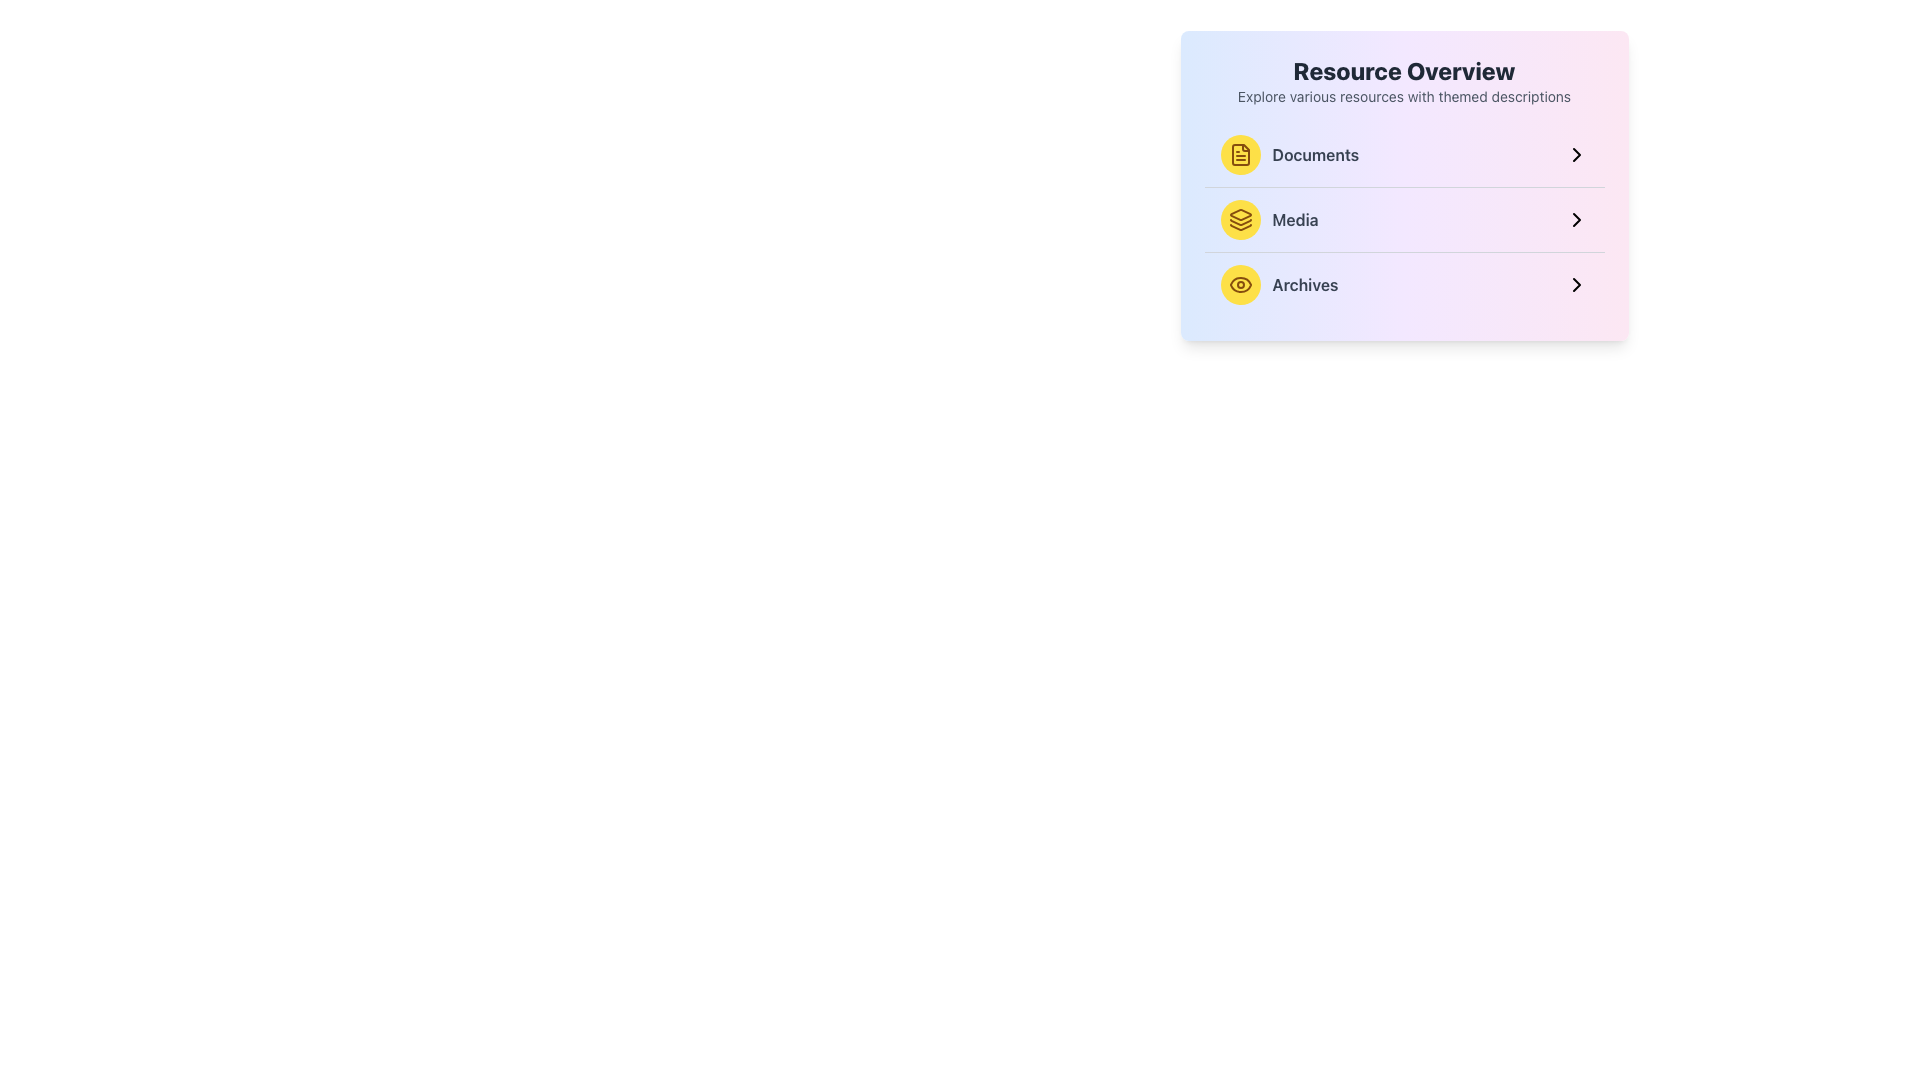 The height and width of the screenshot is (1080, 1920). Describe the element at coordinates (1239, 153) in the screenshot. I see `the small yellow-shaded icon resembling a document, located to the left of the 'Documents' label in the 'Resource Overview' card` at that location.